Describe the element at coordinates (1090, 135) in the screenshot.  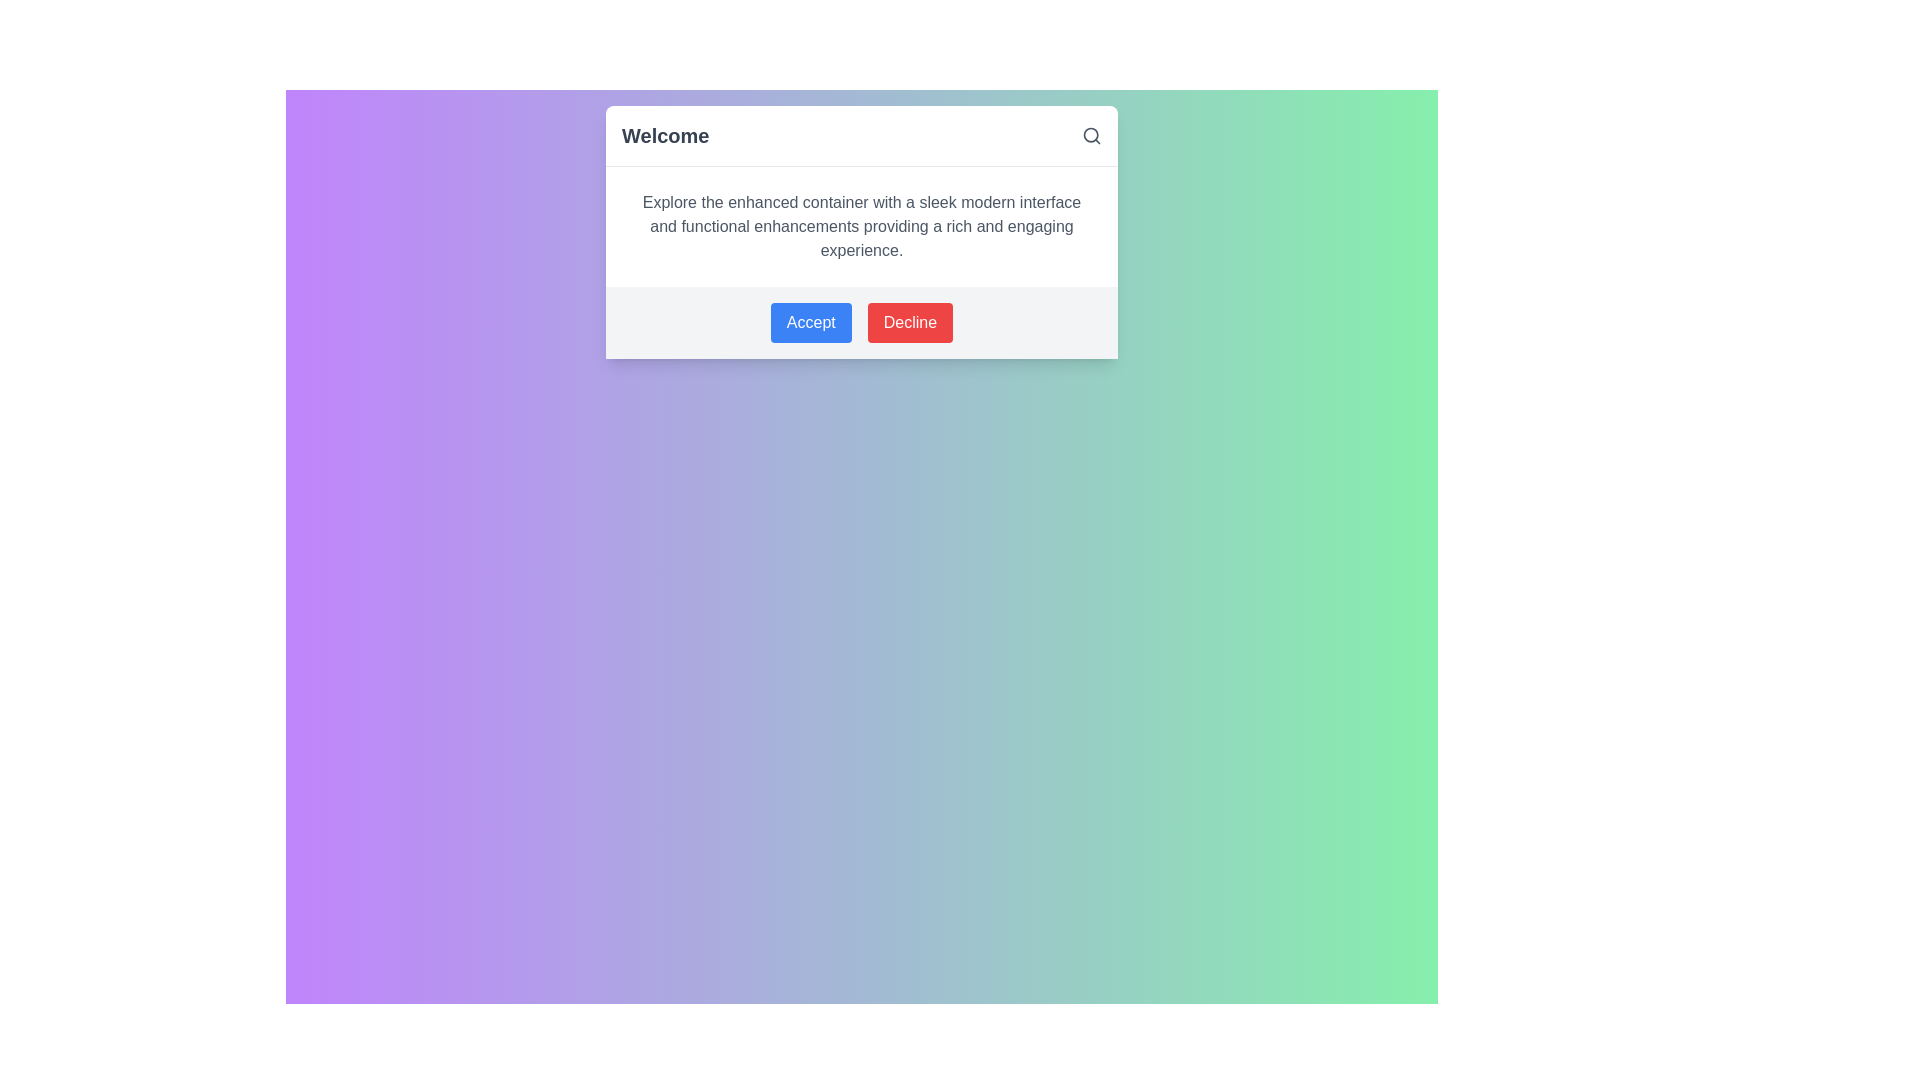
I see `the small gray magnifying glass icon located in the top-right corner of the 'Welcome' section` at that location.